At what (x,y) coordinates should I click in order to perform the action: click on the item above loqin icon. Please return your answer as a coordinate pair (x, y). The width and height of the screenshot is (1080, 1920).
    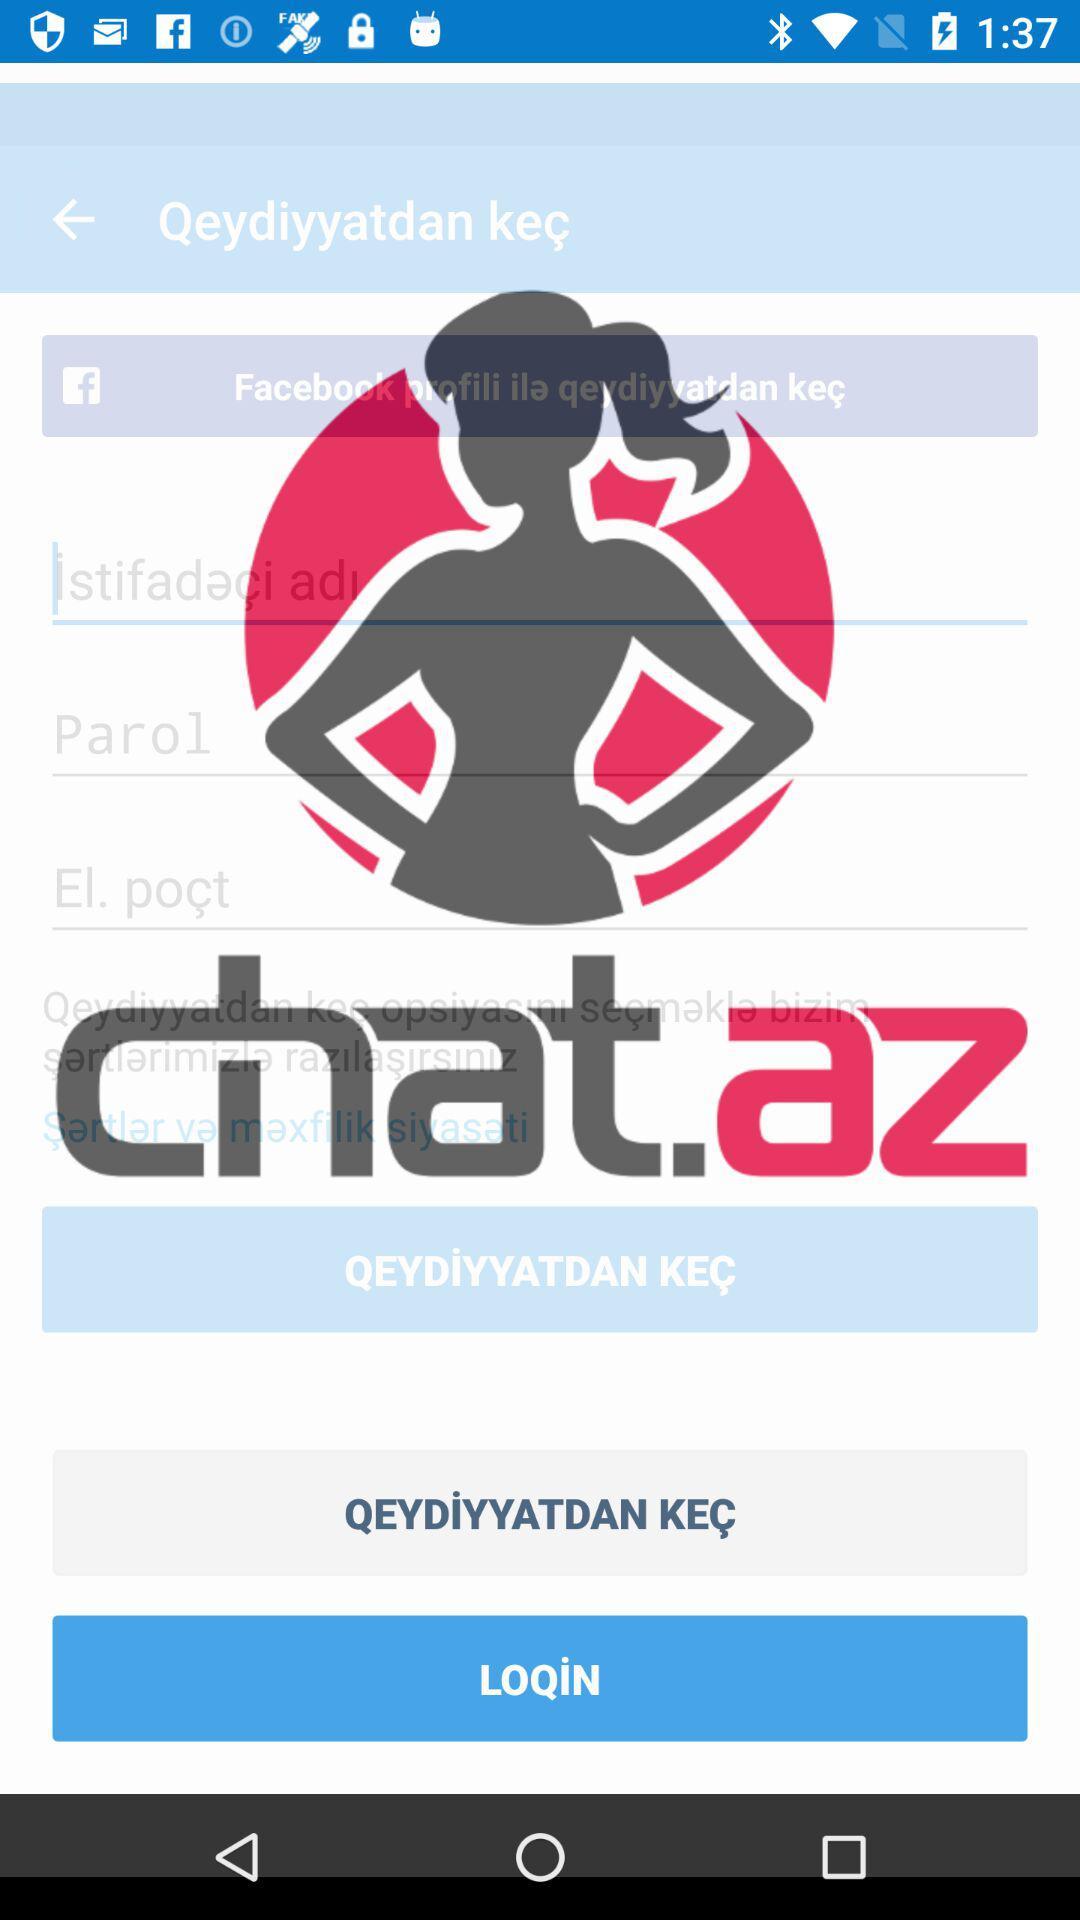
    Looking at the image, I should click on (540, 1512).